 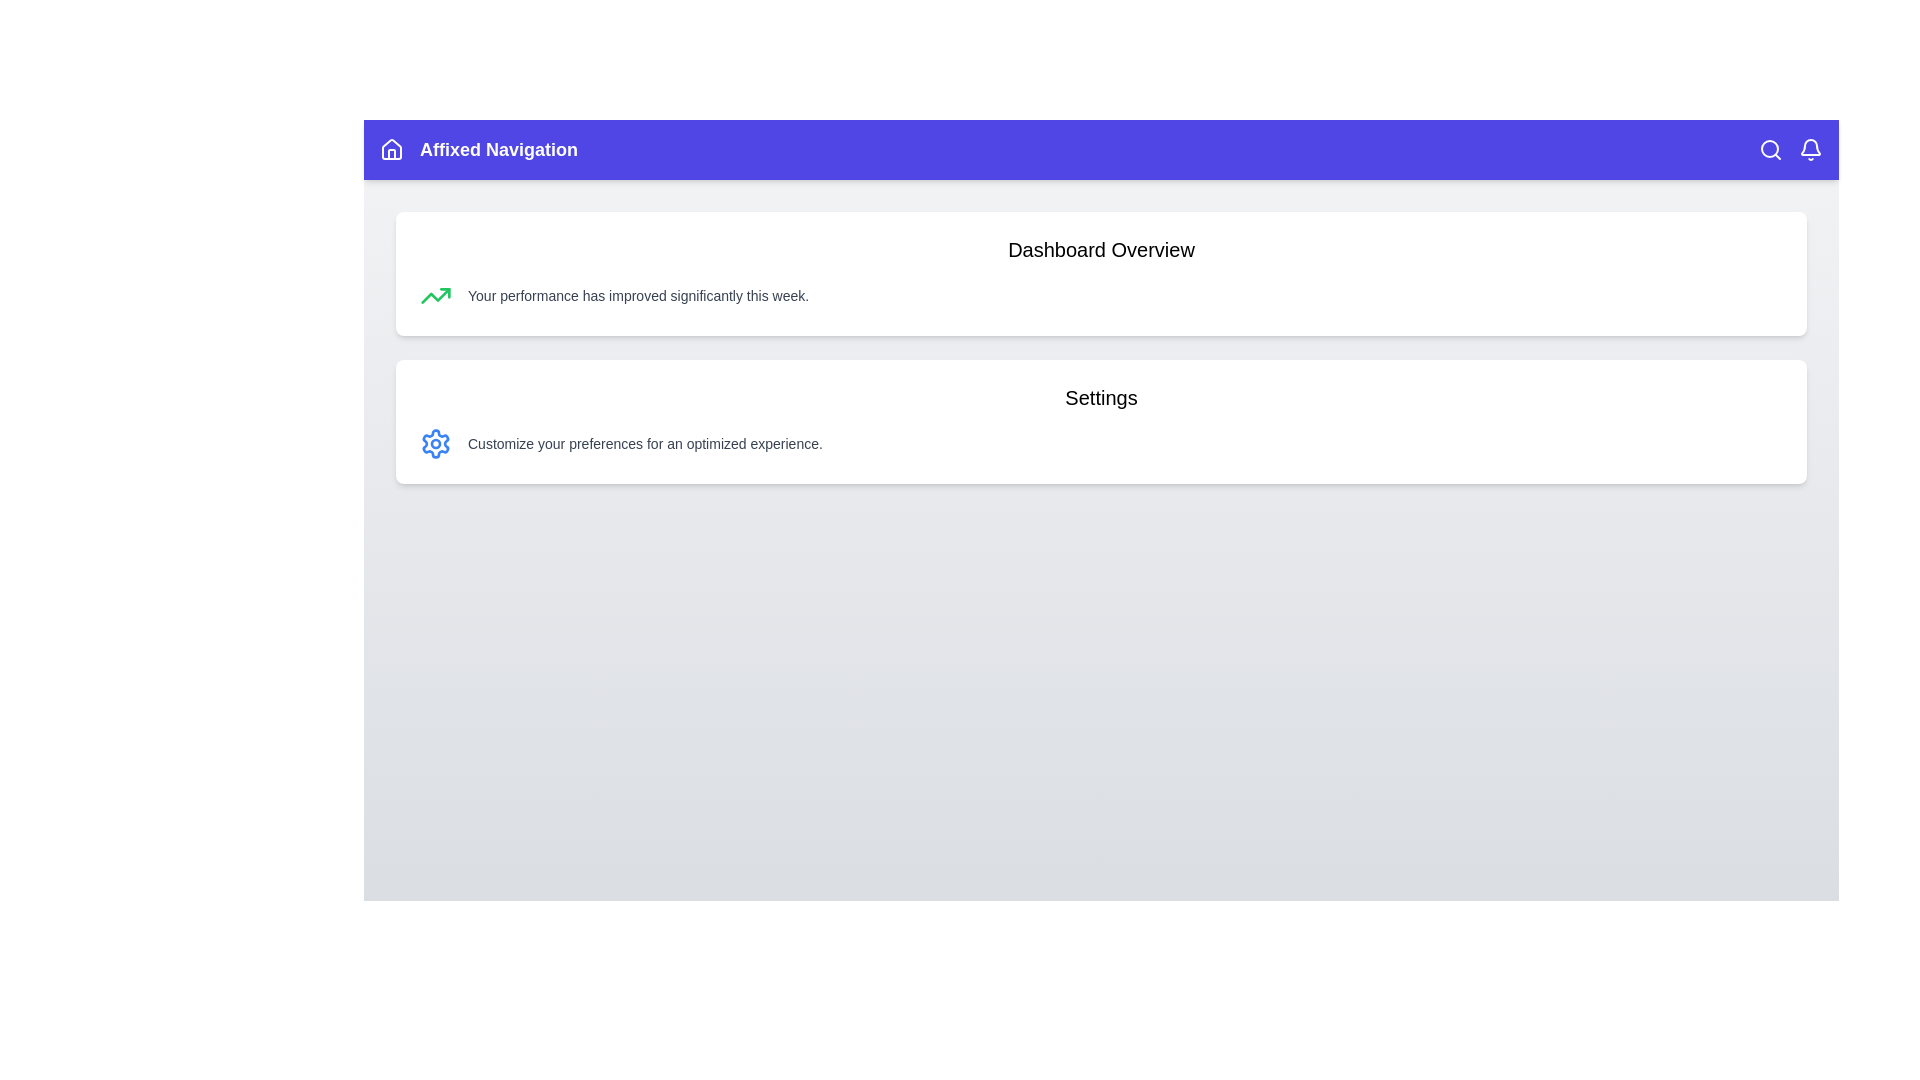 I want to click on the Text Label that provides feedback or a motivating message to users, located to the right of an upward trending green arrow icon in the upper half of the interface, so click(x=637, y=296).